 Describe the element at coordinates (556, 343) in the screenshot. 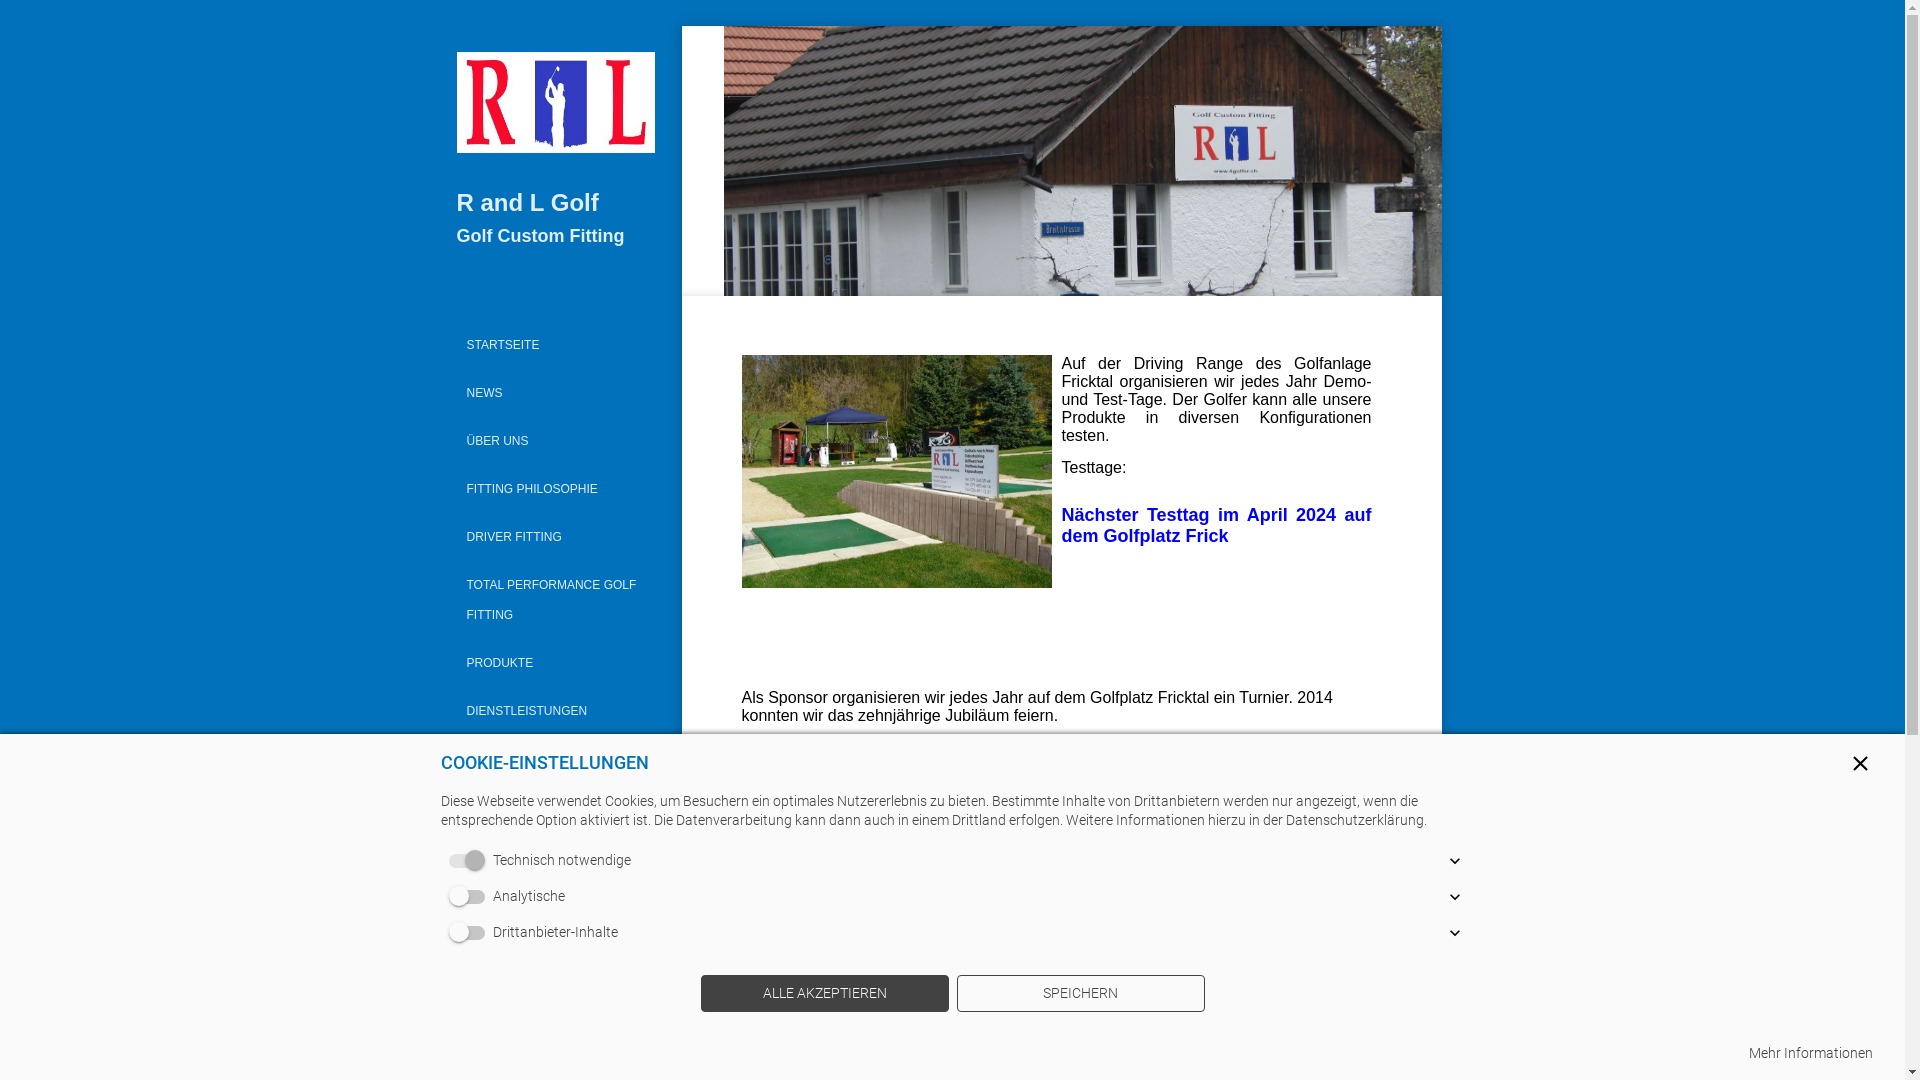

I see `'STARTSEITE'` at that location.